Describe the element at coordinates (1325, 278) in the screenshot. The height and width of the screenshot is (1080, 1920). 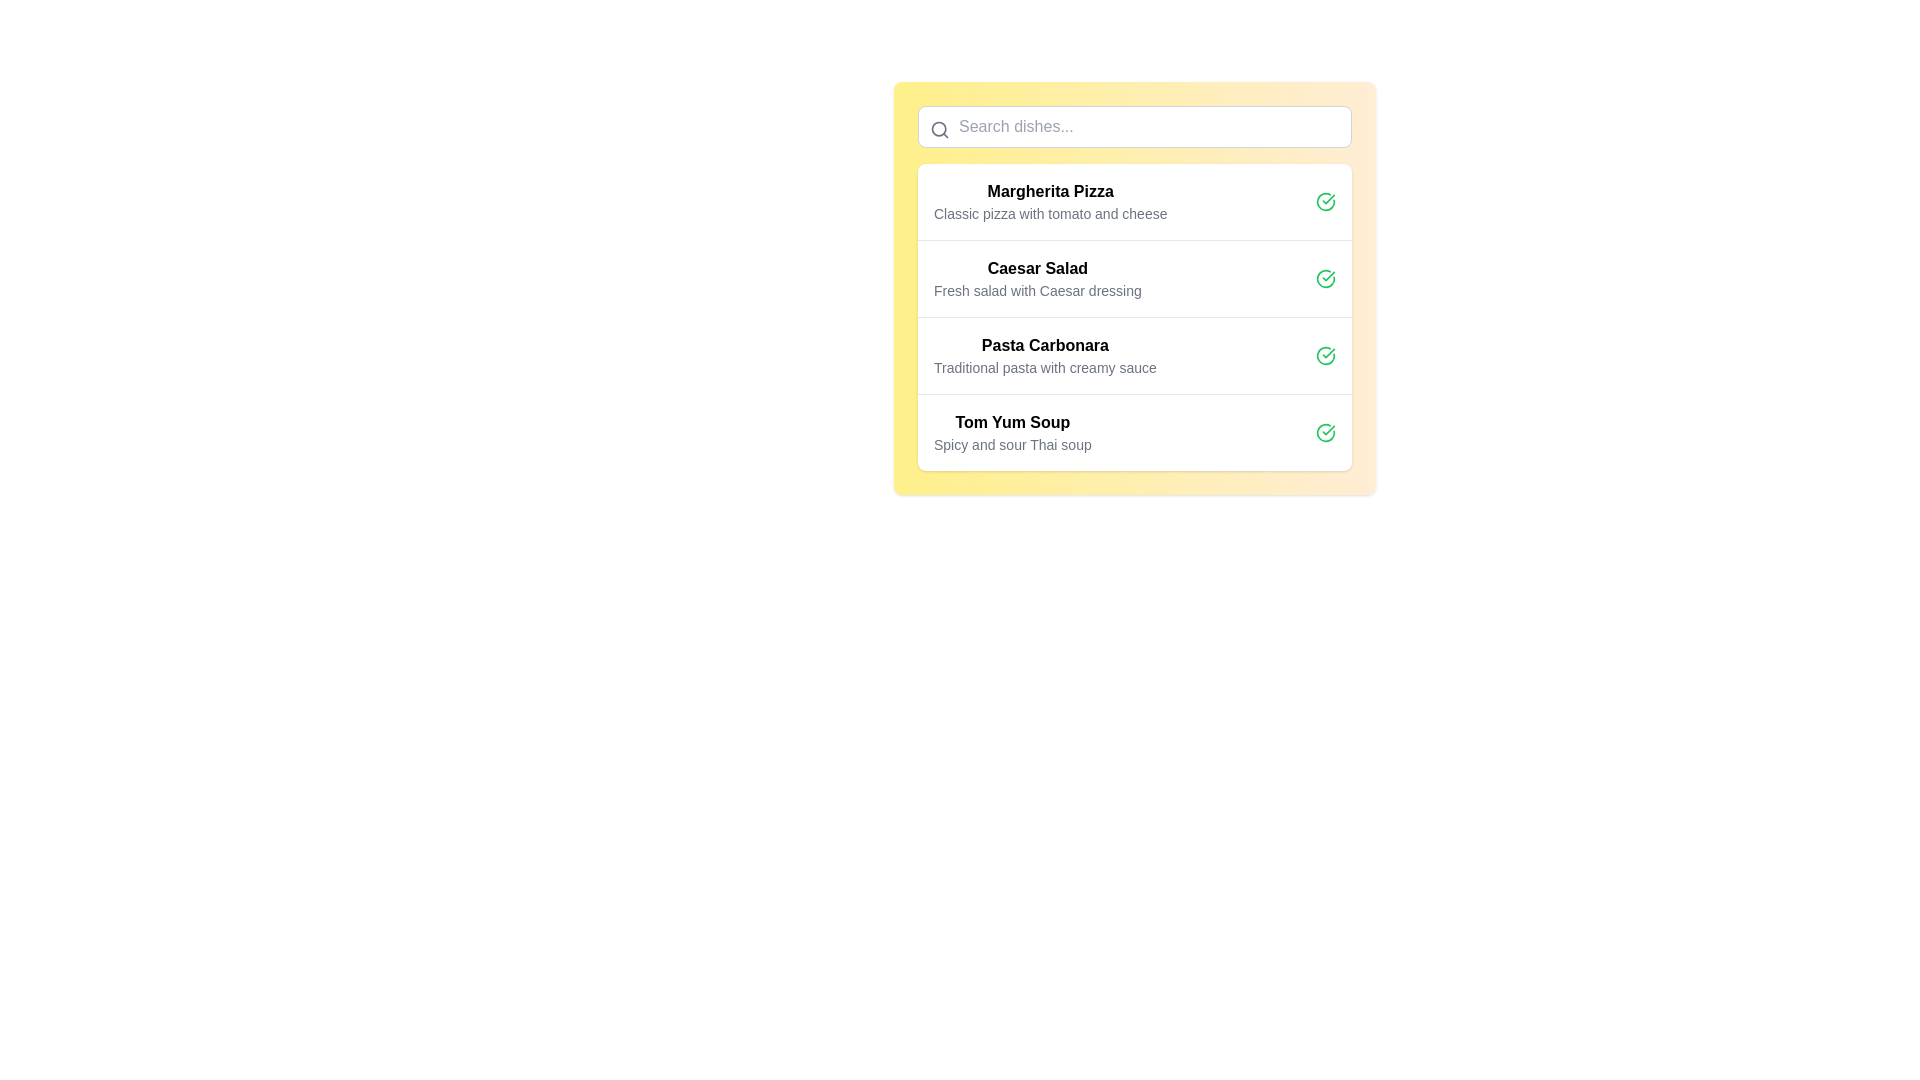
I see `the approval status icon located in the 'Caesar Salad' row at the far-right end of the list` at that location.